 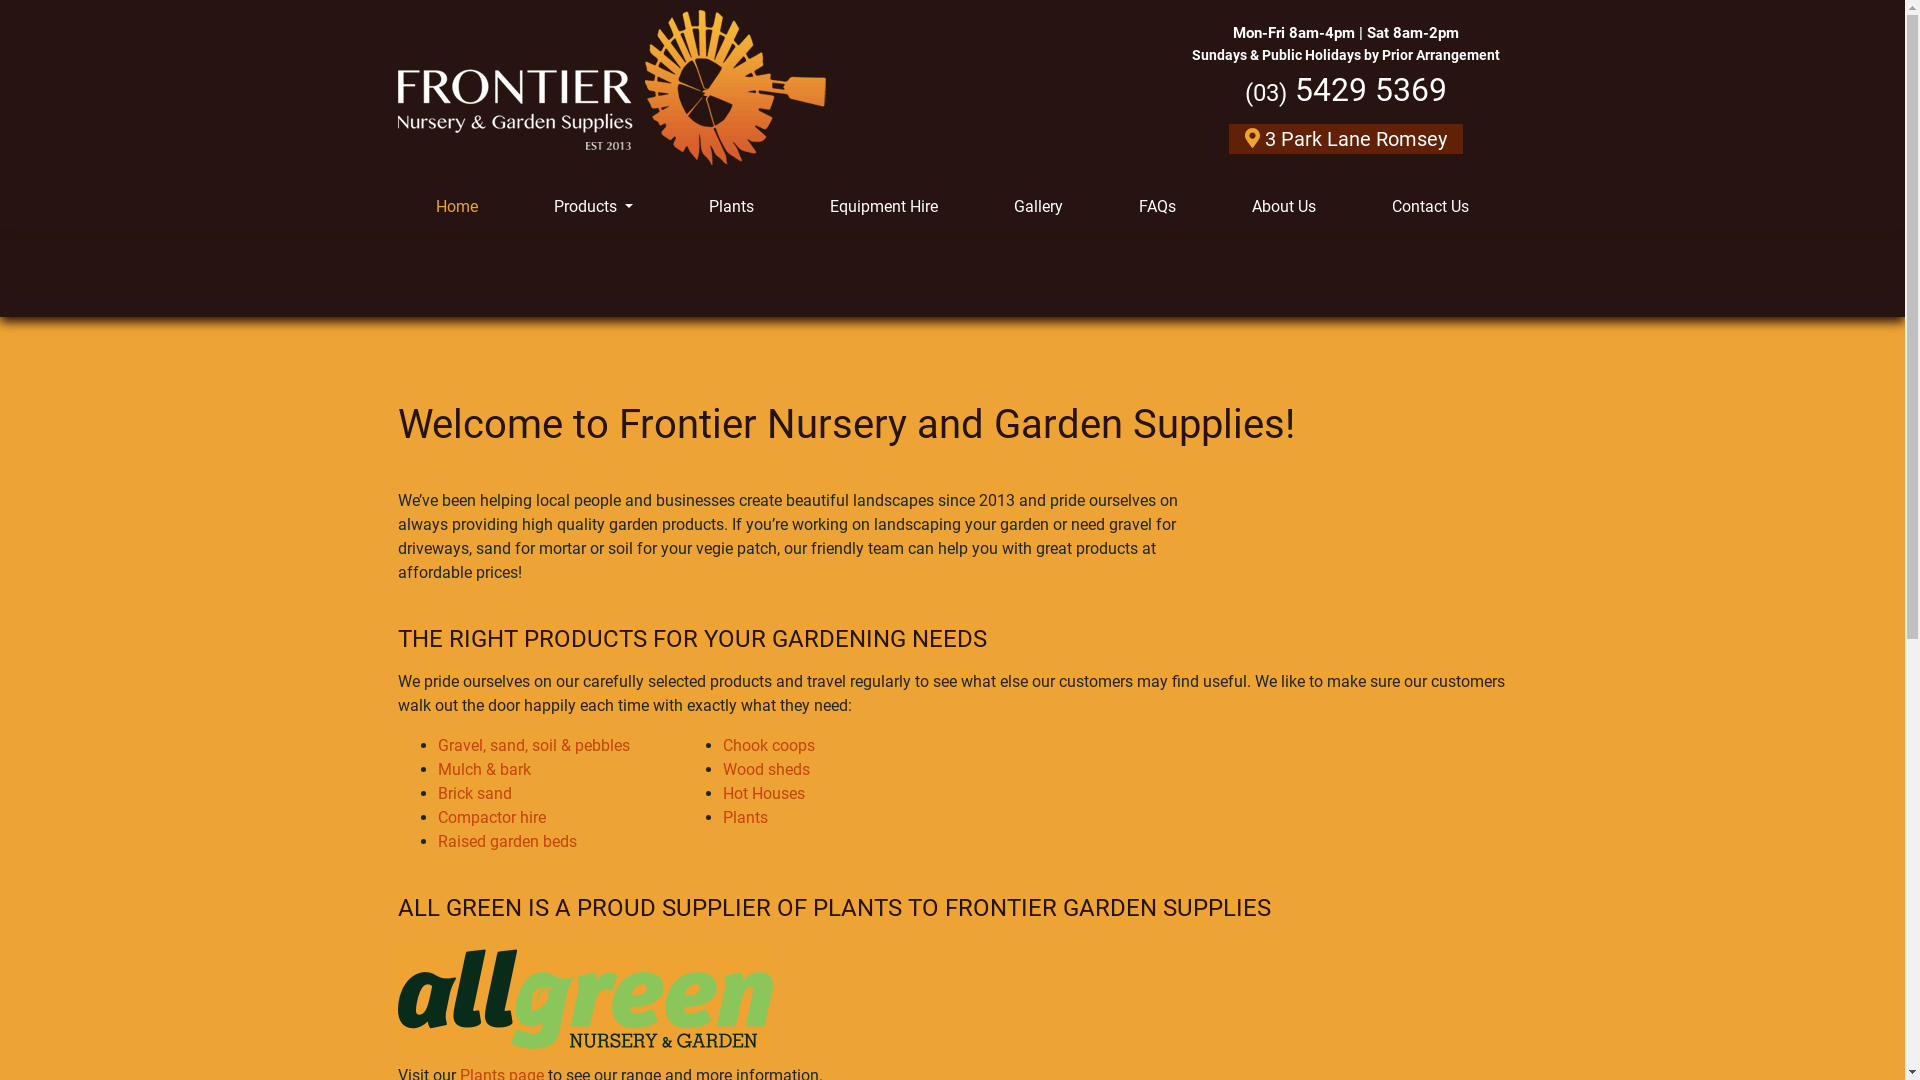 What do you see at coordinates (1283, 207) in the screenshot?
I see `'About Us'` at bounding box center [1283, 207].